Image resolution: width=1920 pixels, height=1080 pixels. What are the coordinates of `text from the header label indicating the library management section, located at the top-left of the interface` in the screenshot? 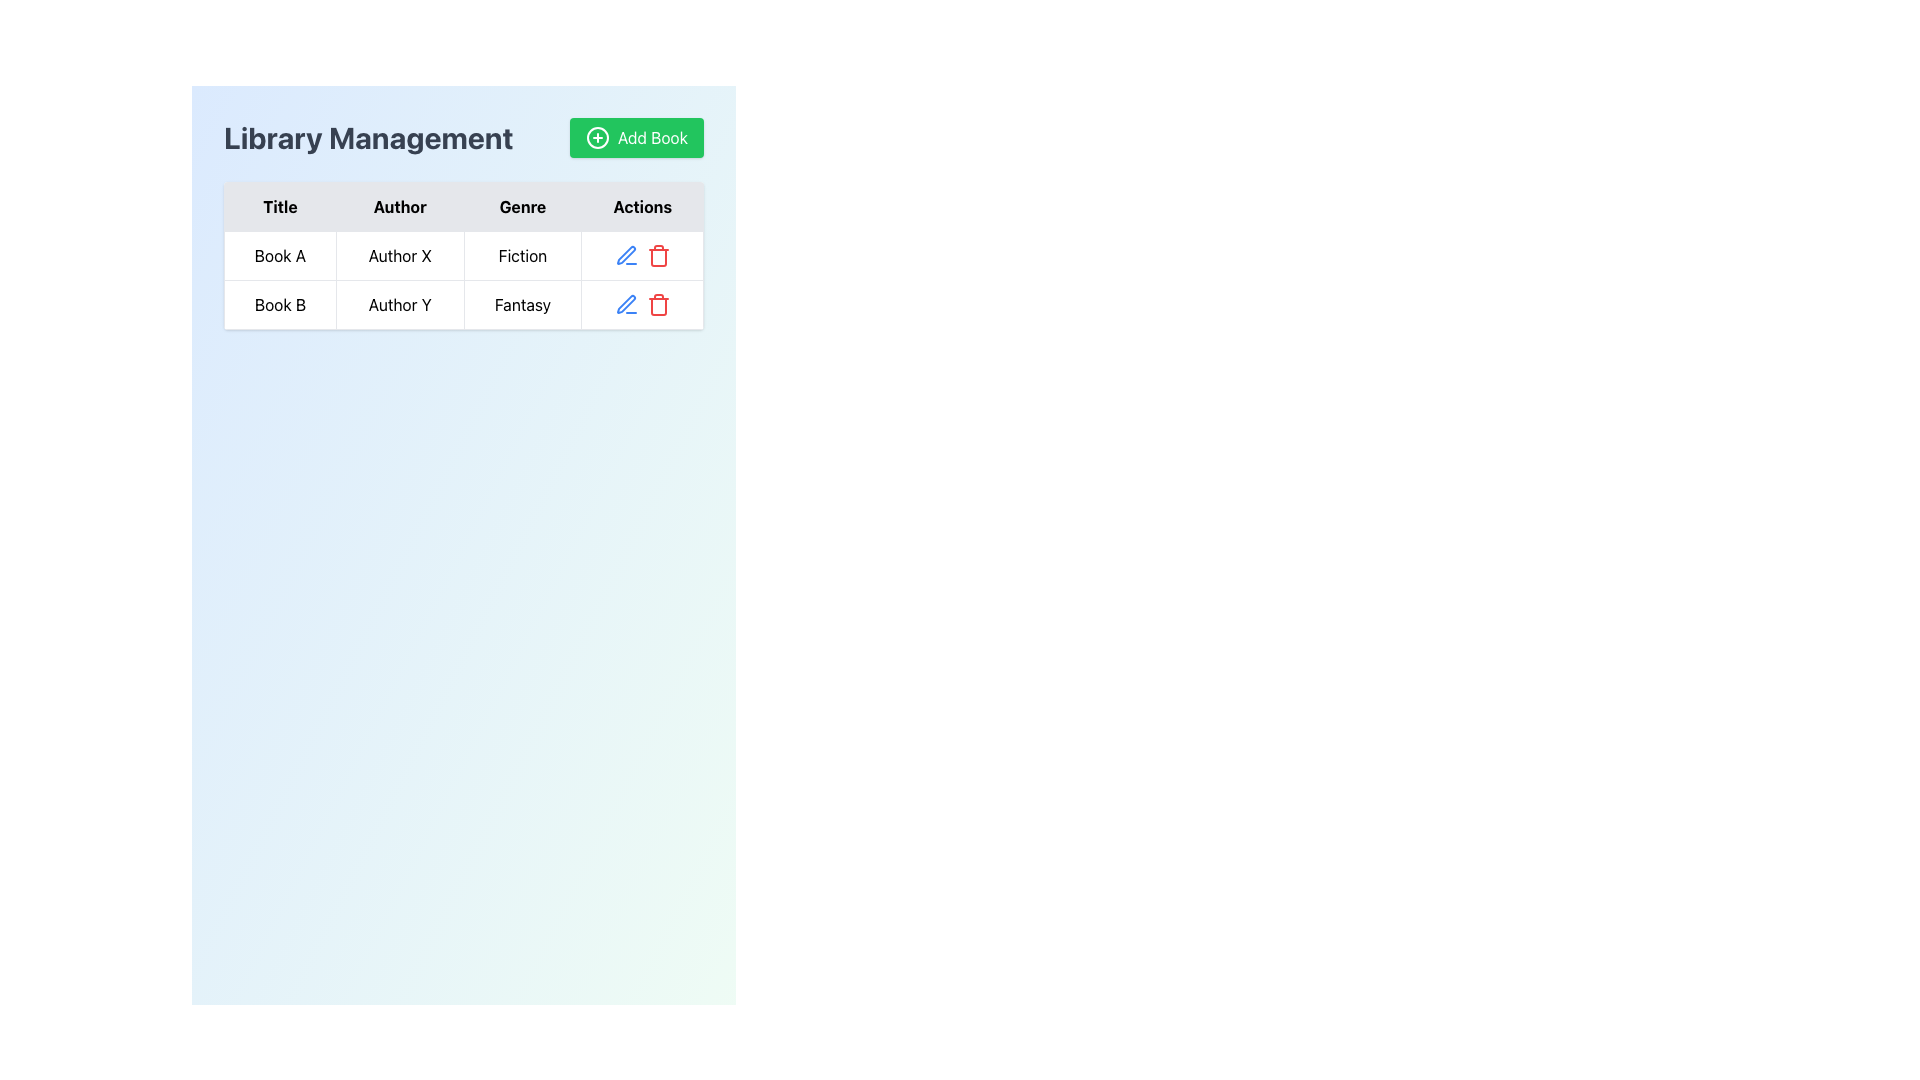 It's located at (368, 137).